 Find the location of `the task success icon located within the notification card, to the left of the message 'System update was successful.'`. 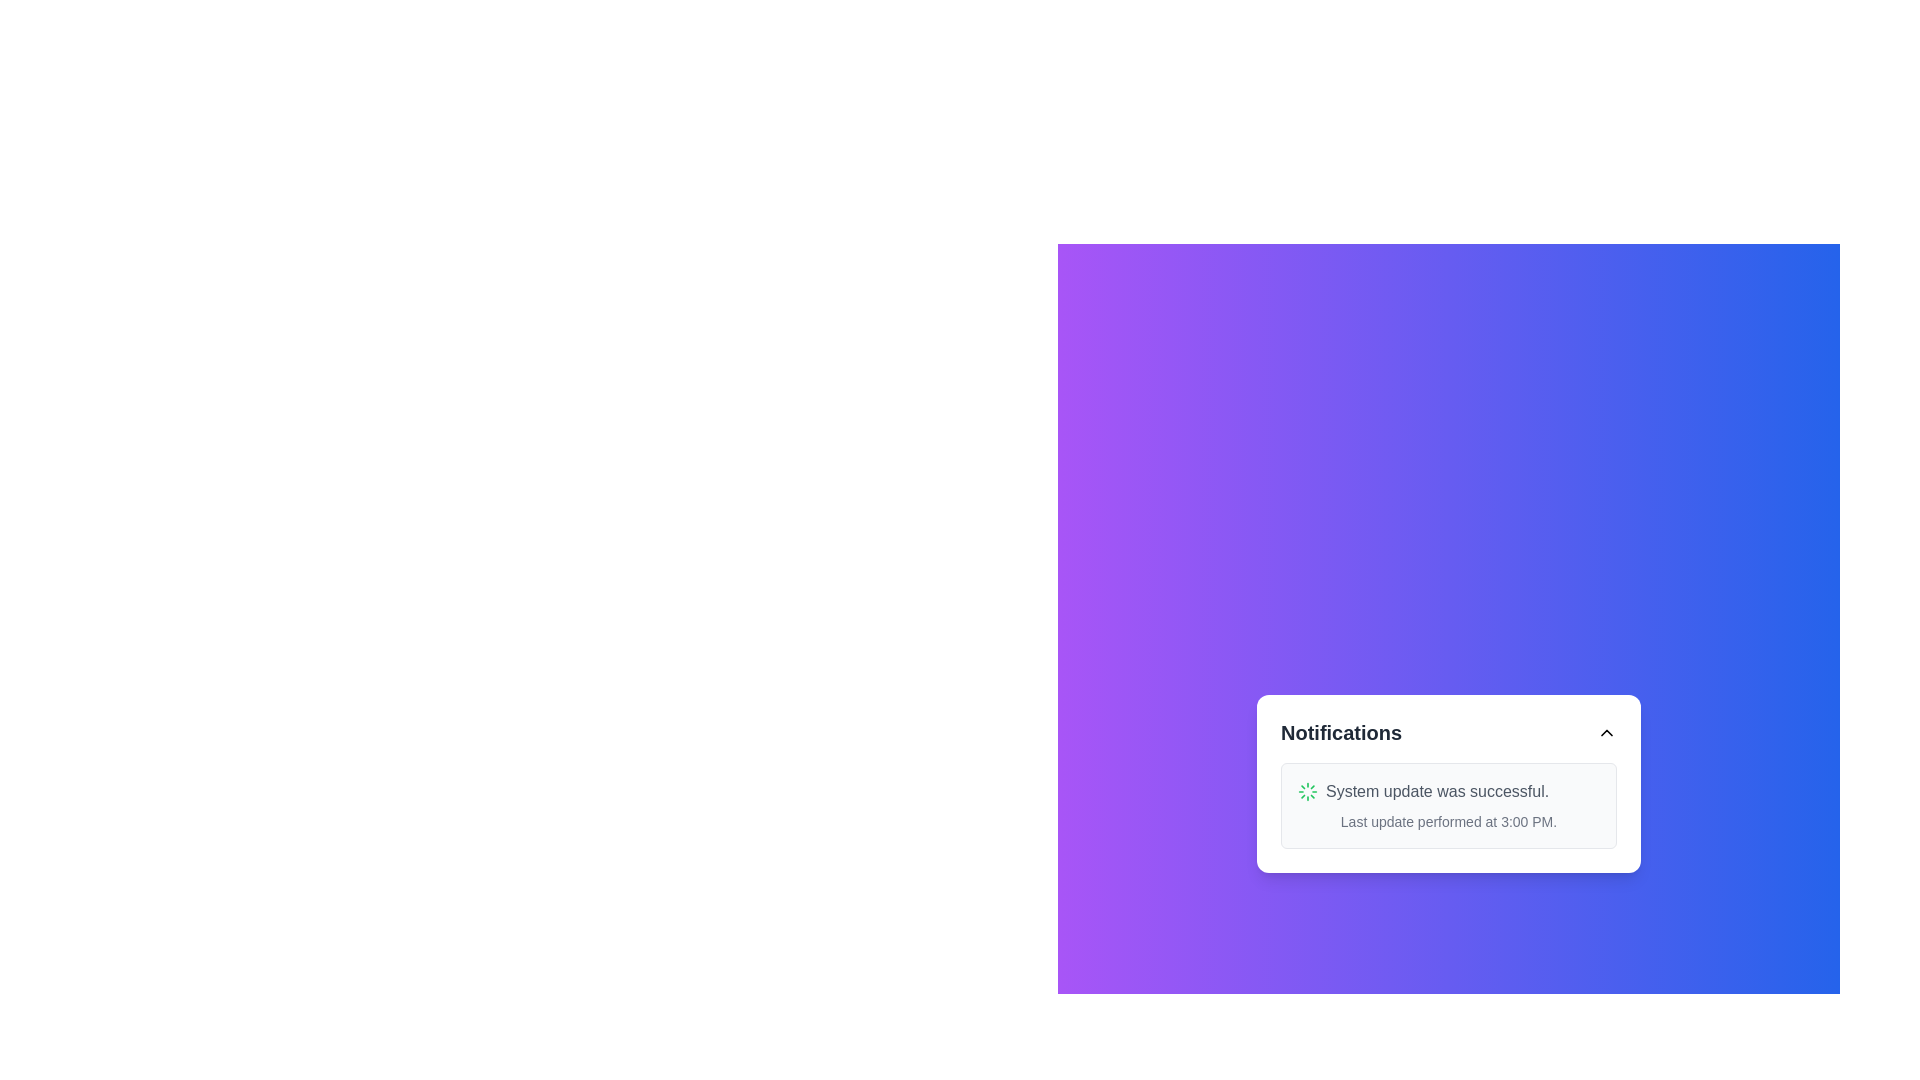

the task success icon located within the notification card, to the left of the message 'System update was successful.' is located at coordinates (1308, 790).